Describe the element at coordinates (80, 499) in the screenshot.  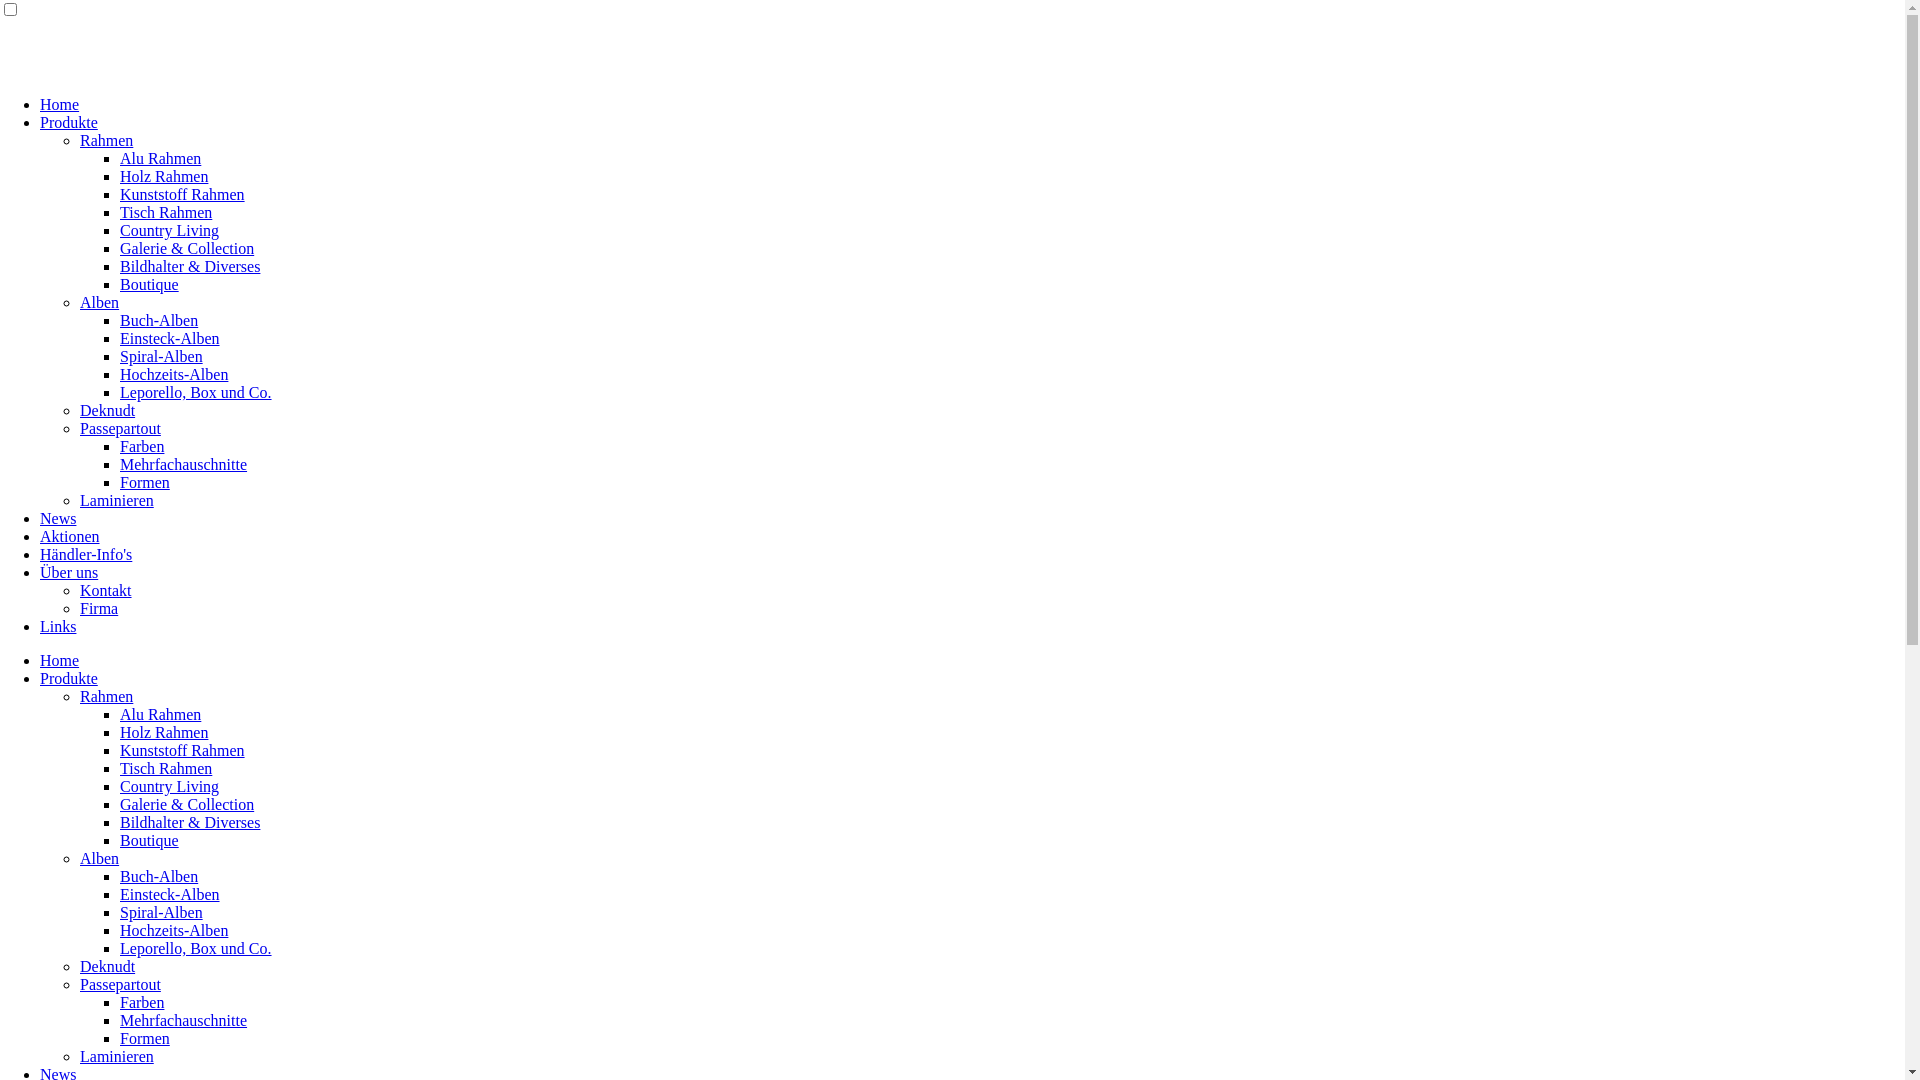
I see `'Laminieren'` at that location.